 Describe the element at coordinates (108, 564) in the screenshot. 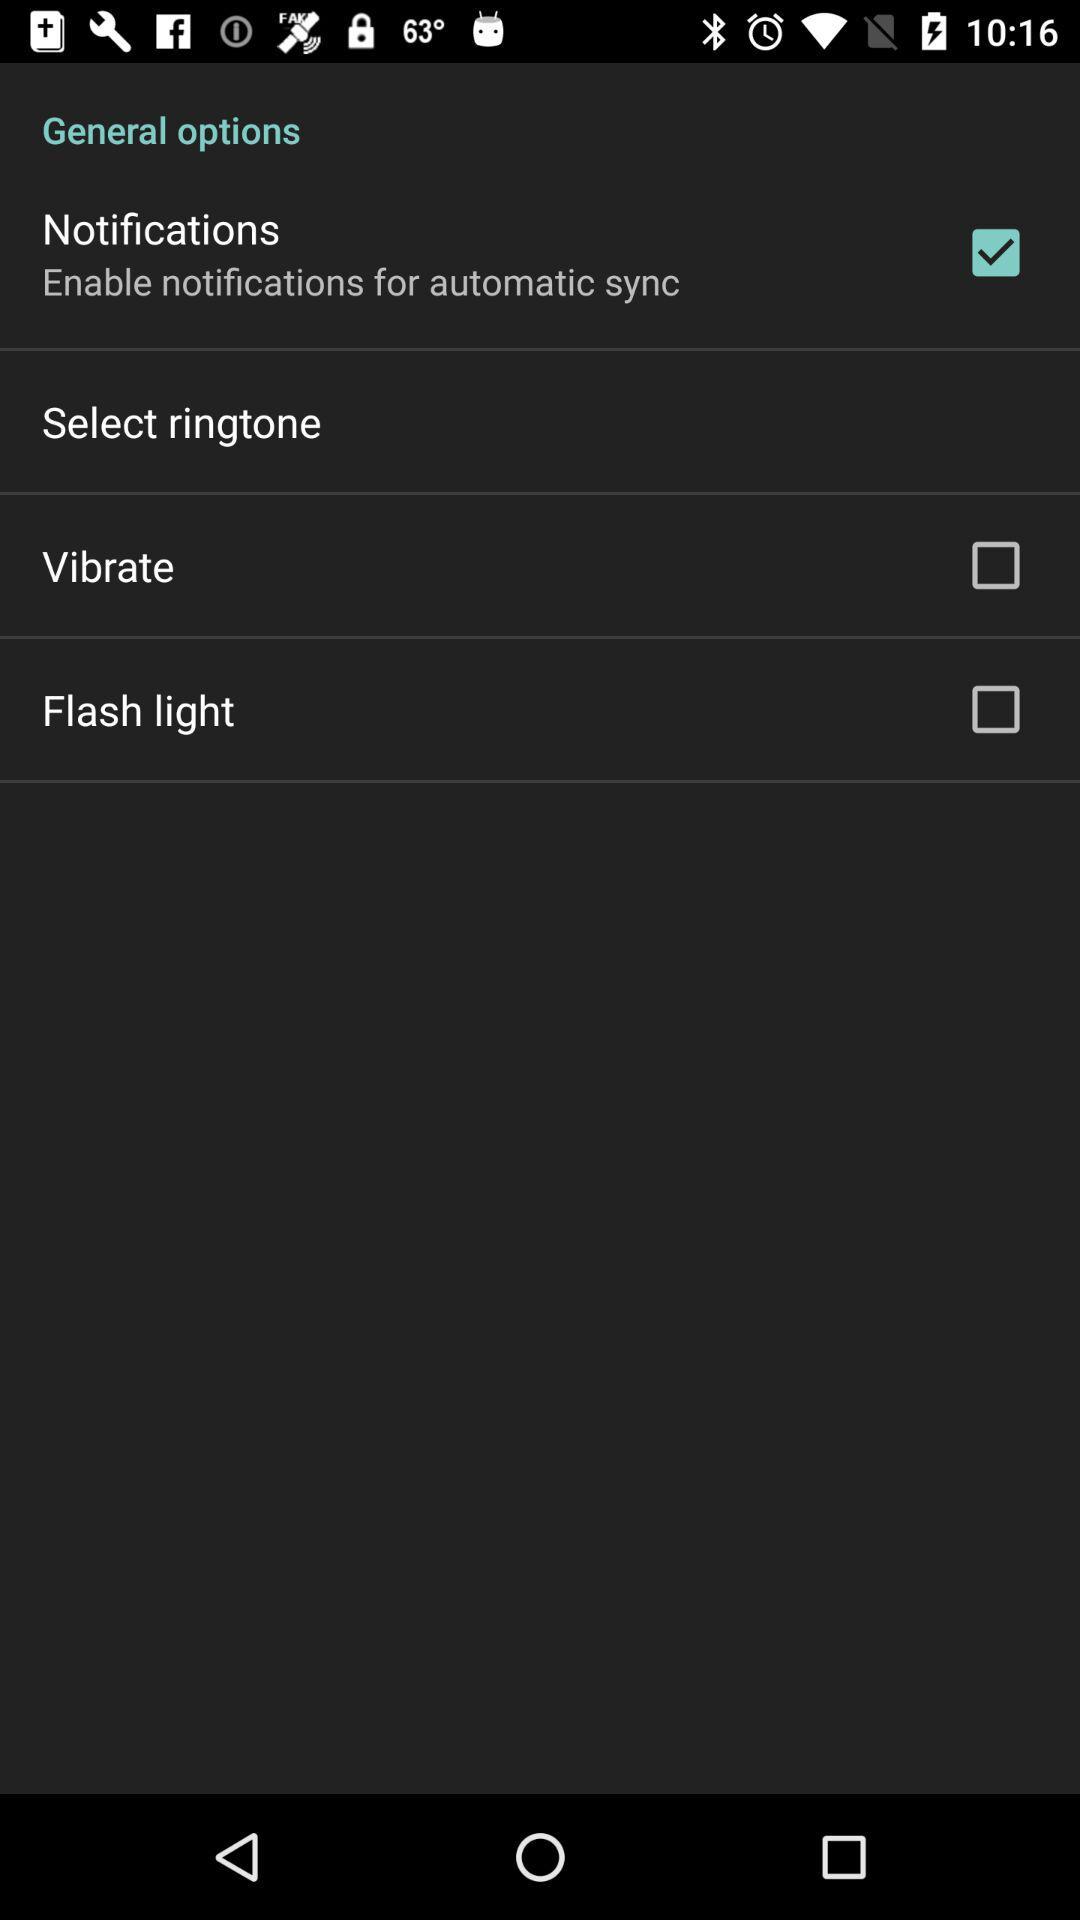

I see `icon below select ringtone` at that location.